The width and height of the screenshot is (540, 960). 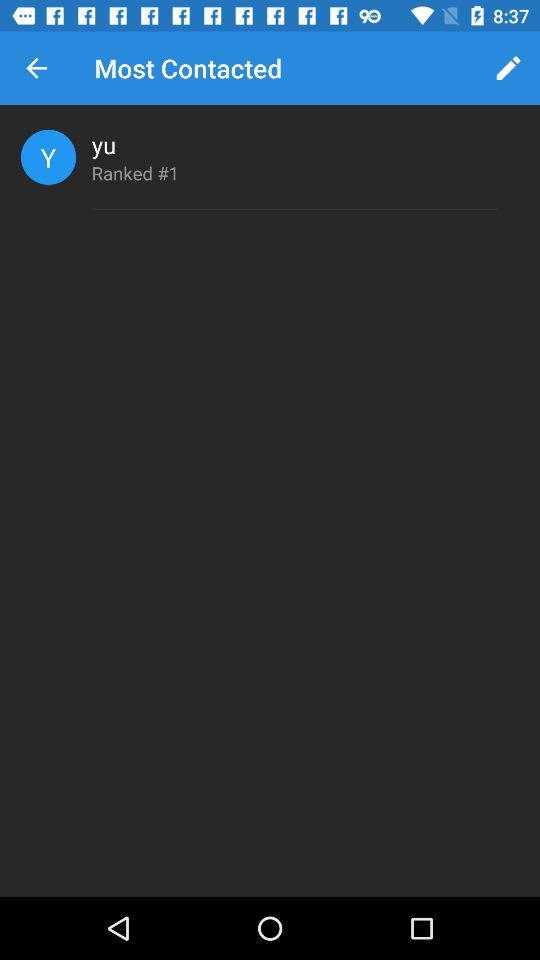 What do you see at coordinates (508, 68) in the screenshot?
I see `the item at the top right corner` at bounding box center [508, 68].